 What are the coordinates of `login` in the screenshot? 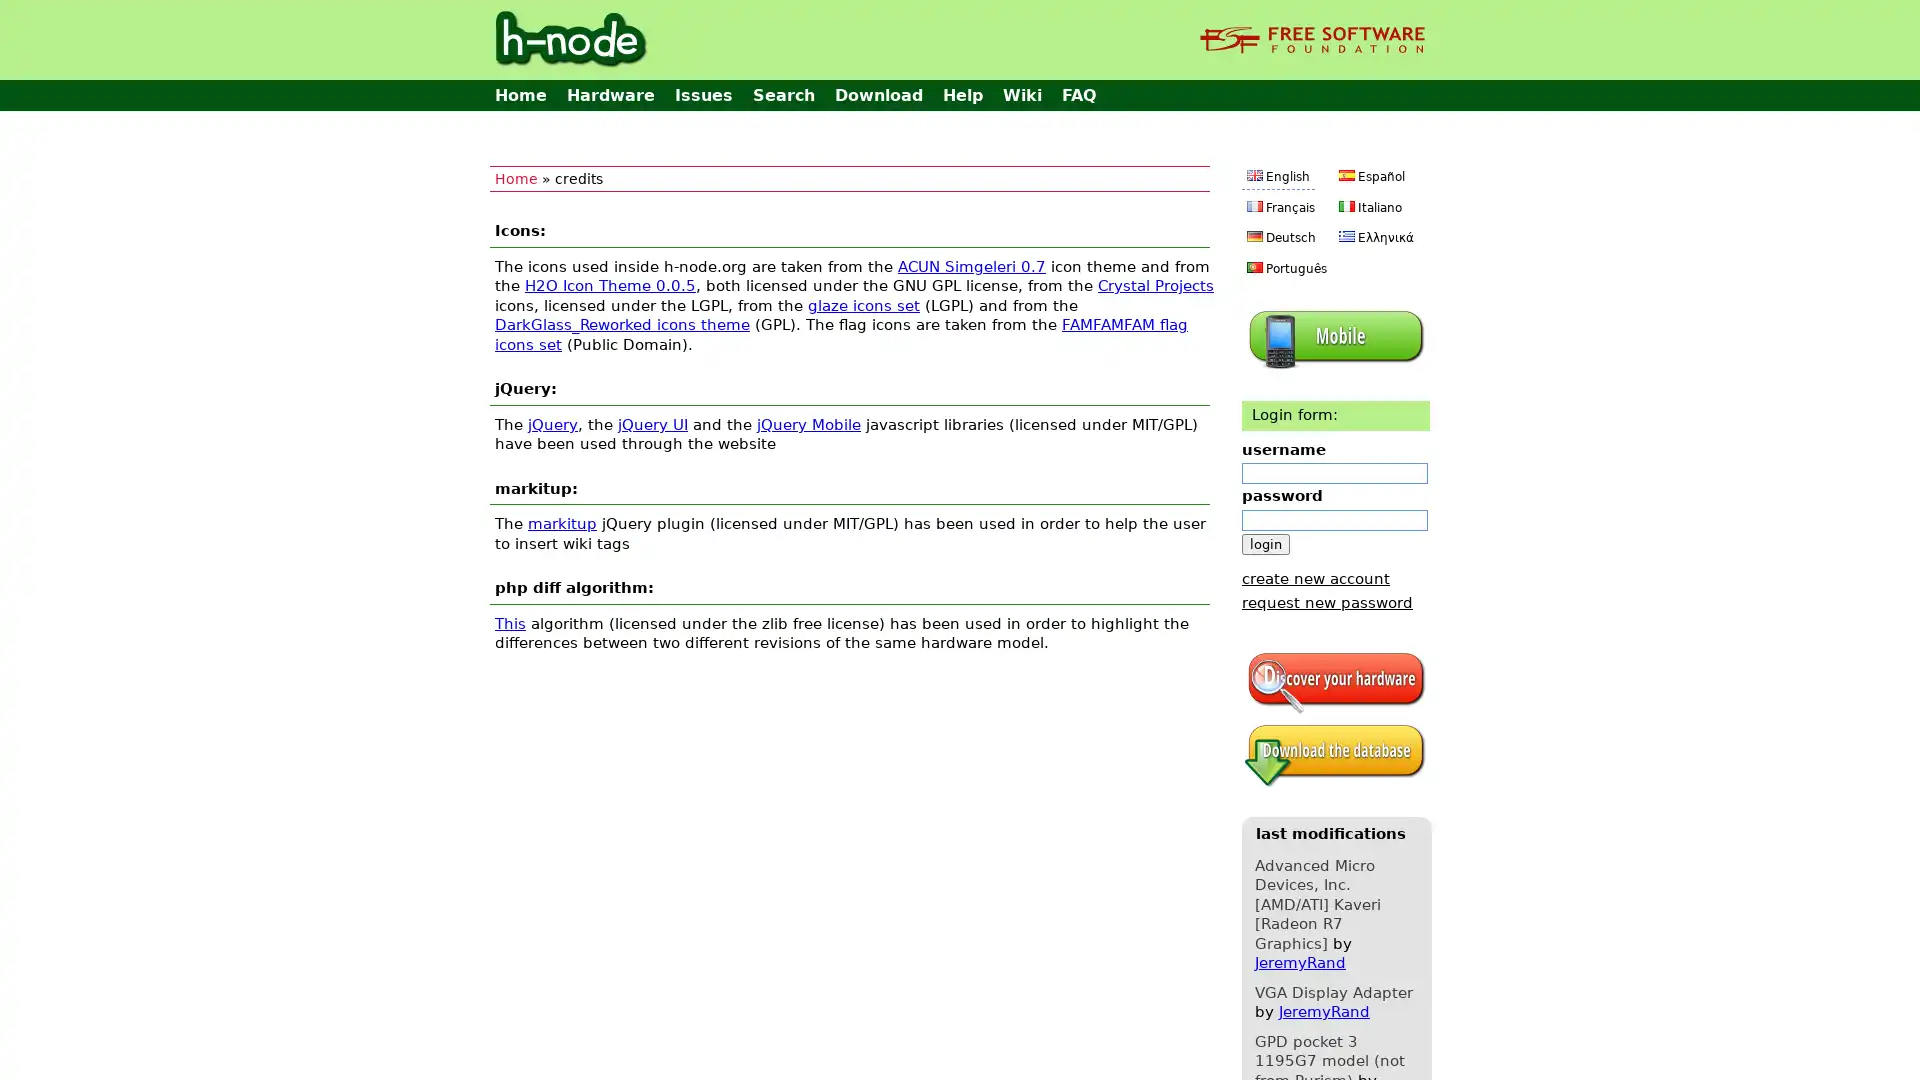 It's located at (1265, 543).